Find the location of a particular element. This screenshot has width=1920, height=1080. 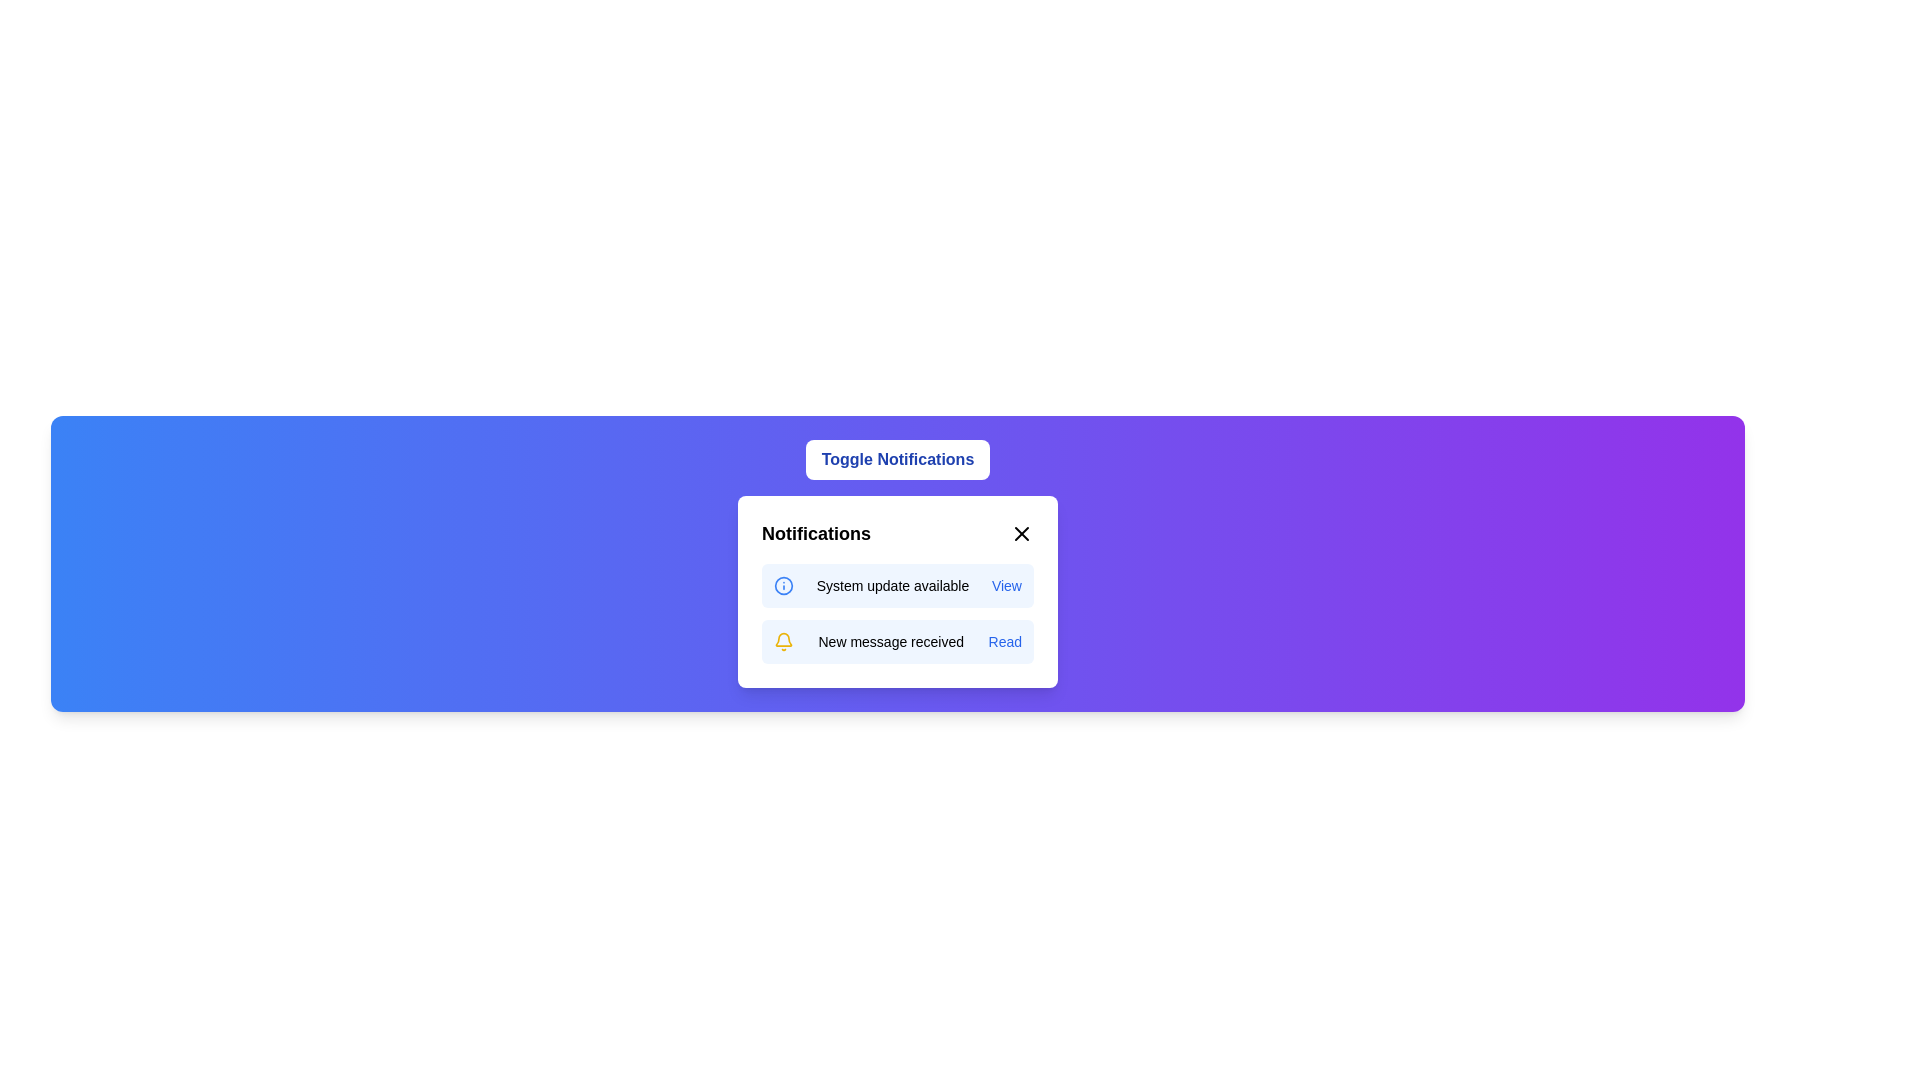

the non-interactive Text Label that displays the main message of the second notification item, located between the notification bell icon and the 'Read' link is located at coordinates (890, 641).